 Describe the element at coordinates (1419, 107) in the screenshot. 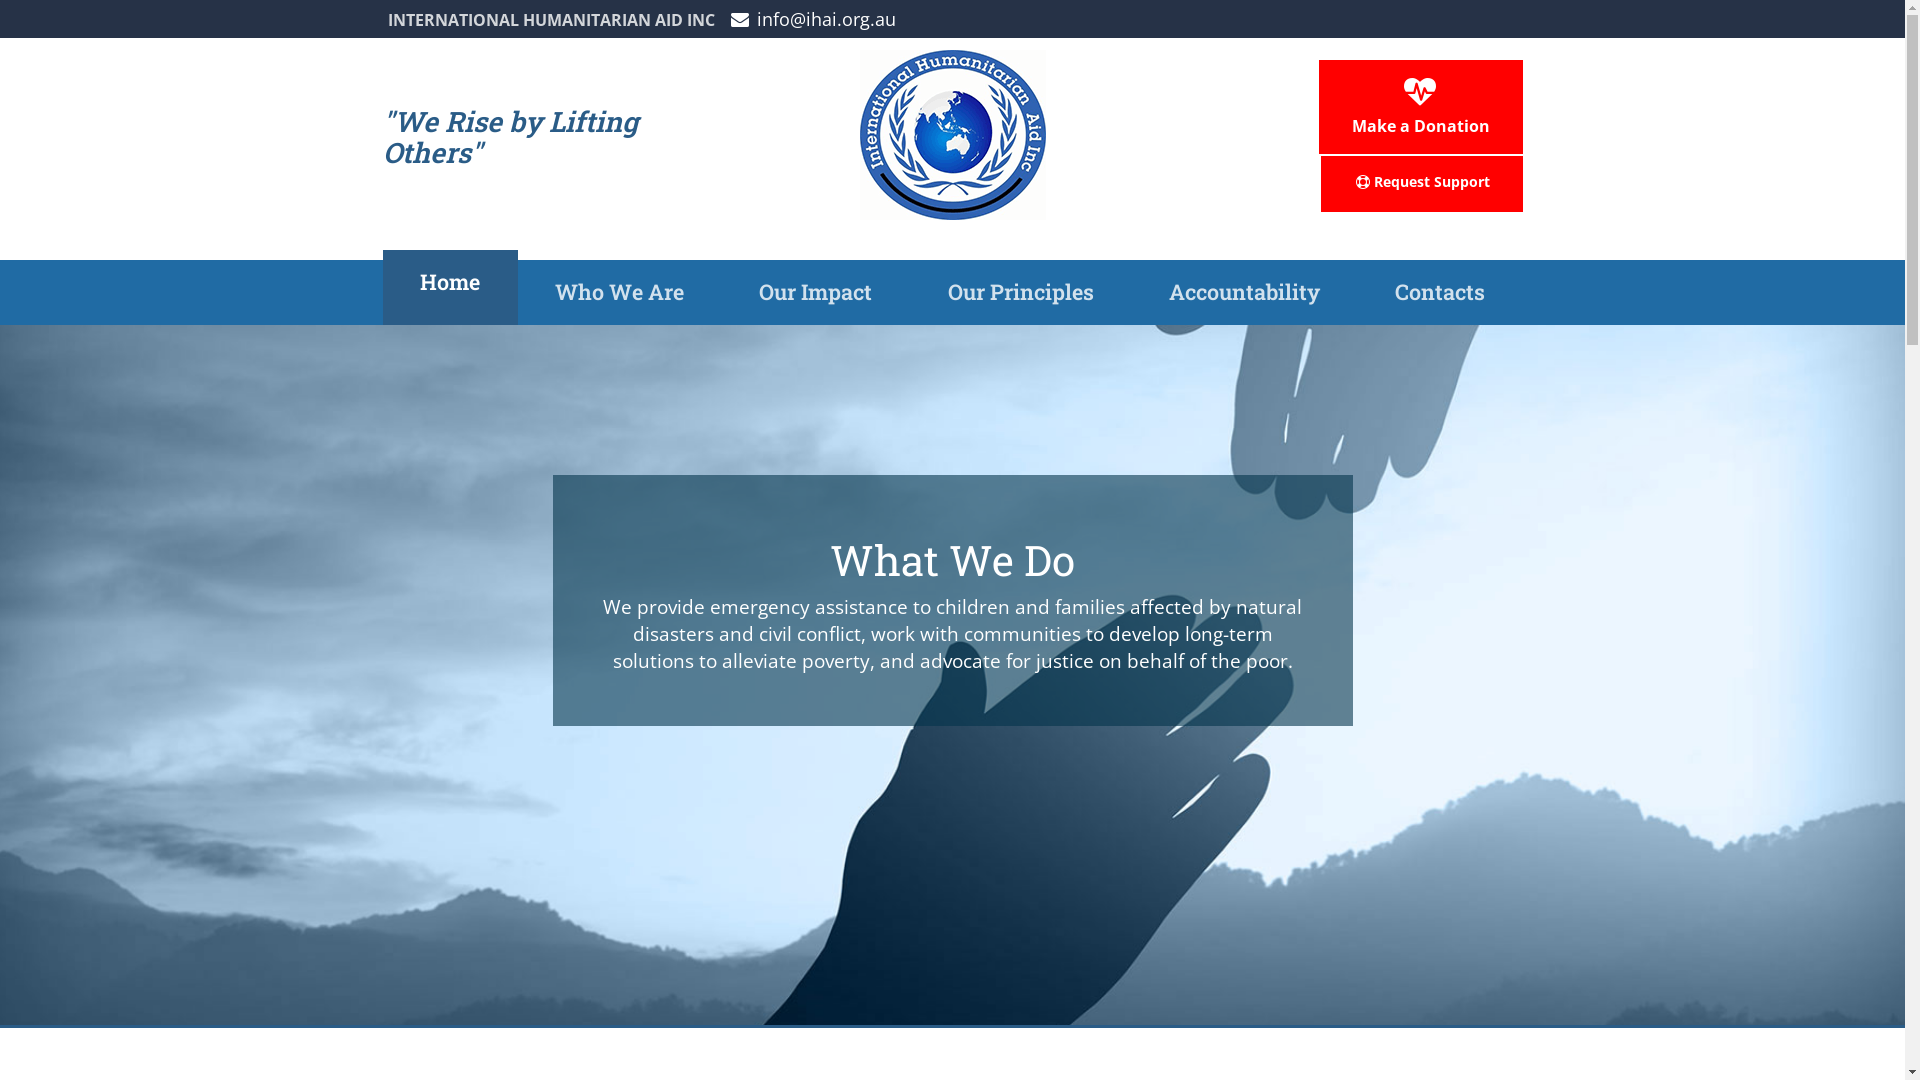

I see `'Make a Donation'` at that location.